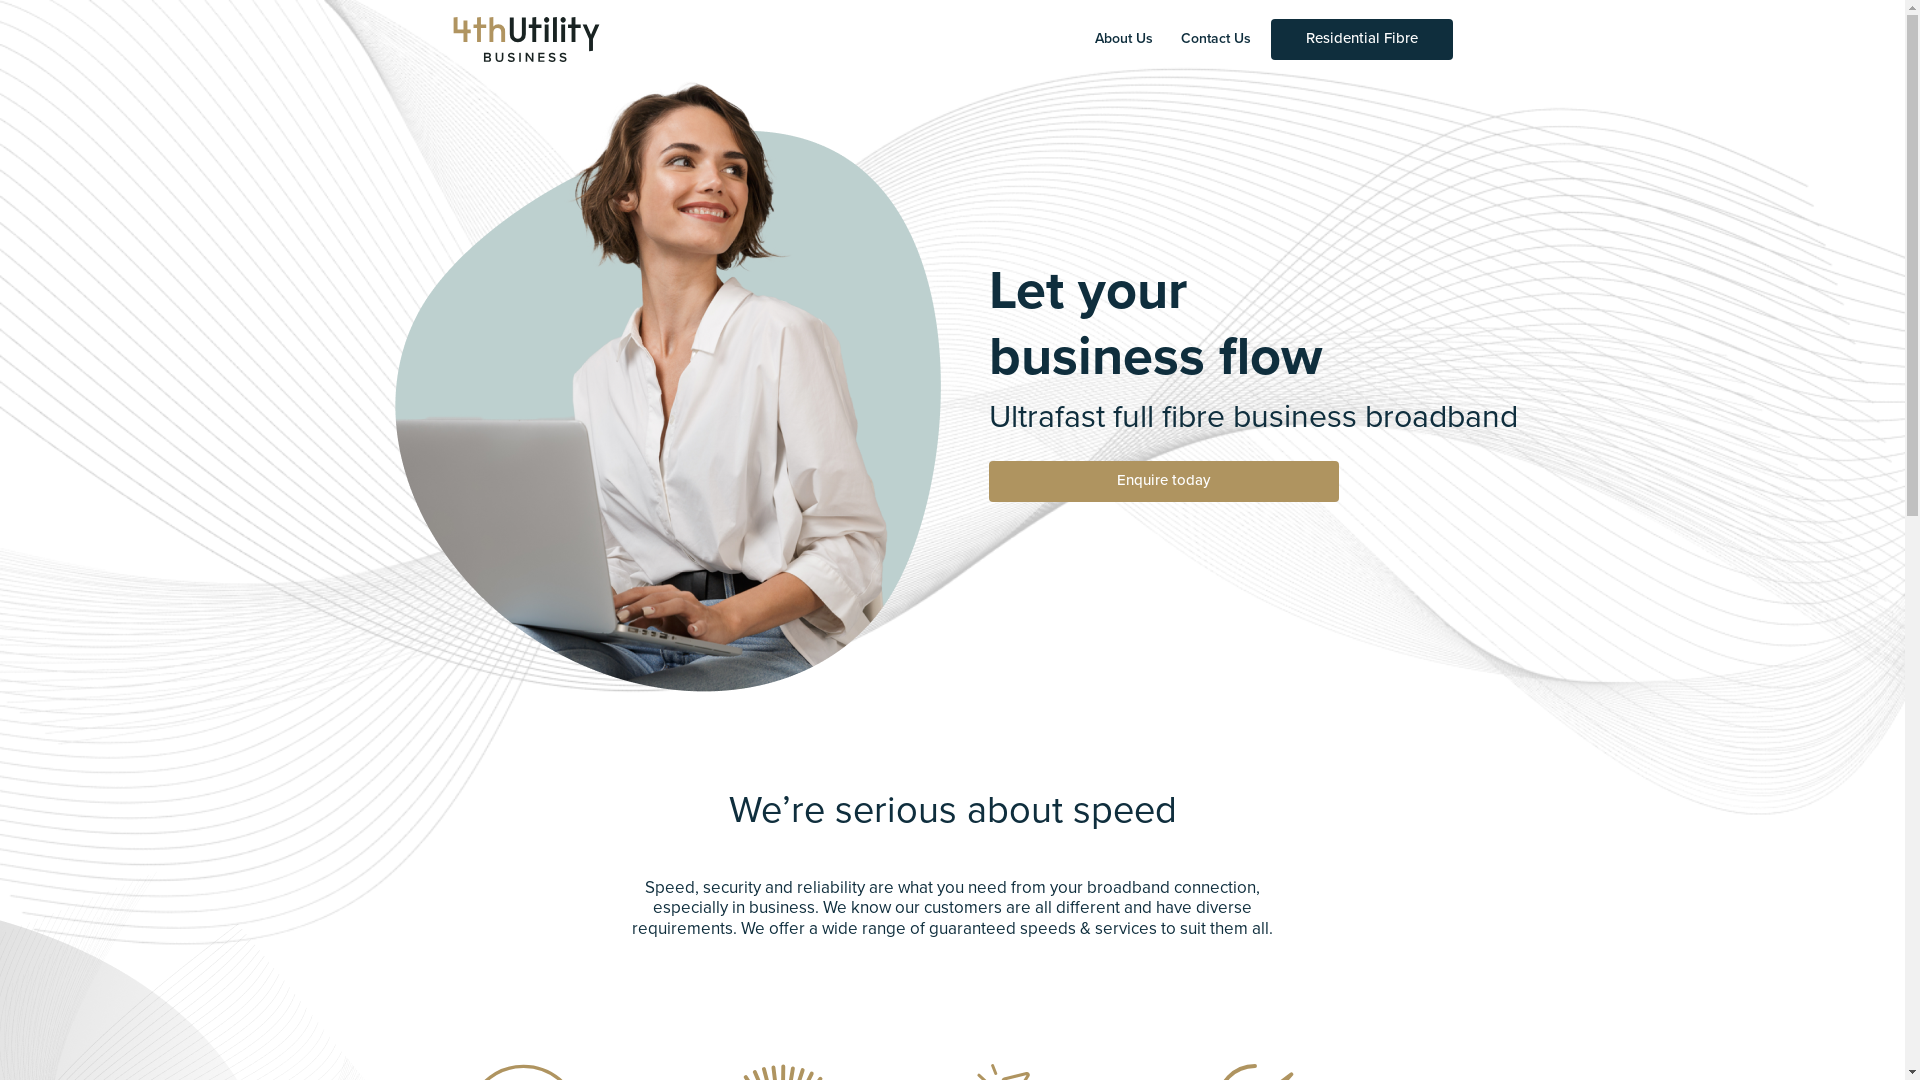 The height and width of the screenshot is (1080, 1920). What do you see at coordinates (1123, 39) in the screenshot?
I see `'About Us'` at bounding box center [1123, 39].